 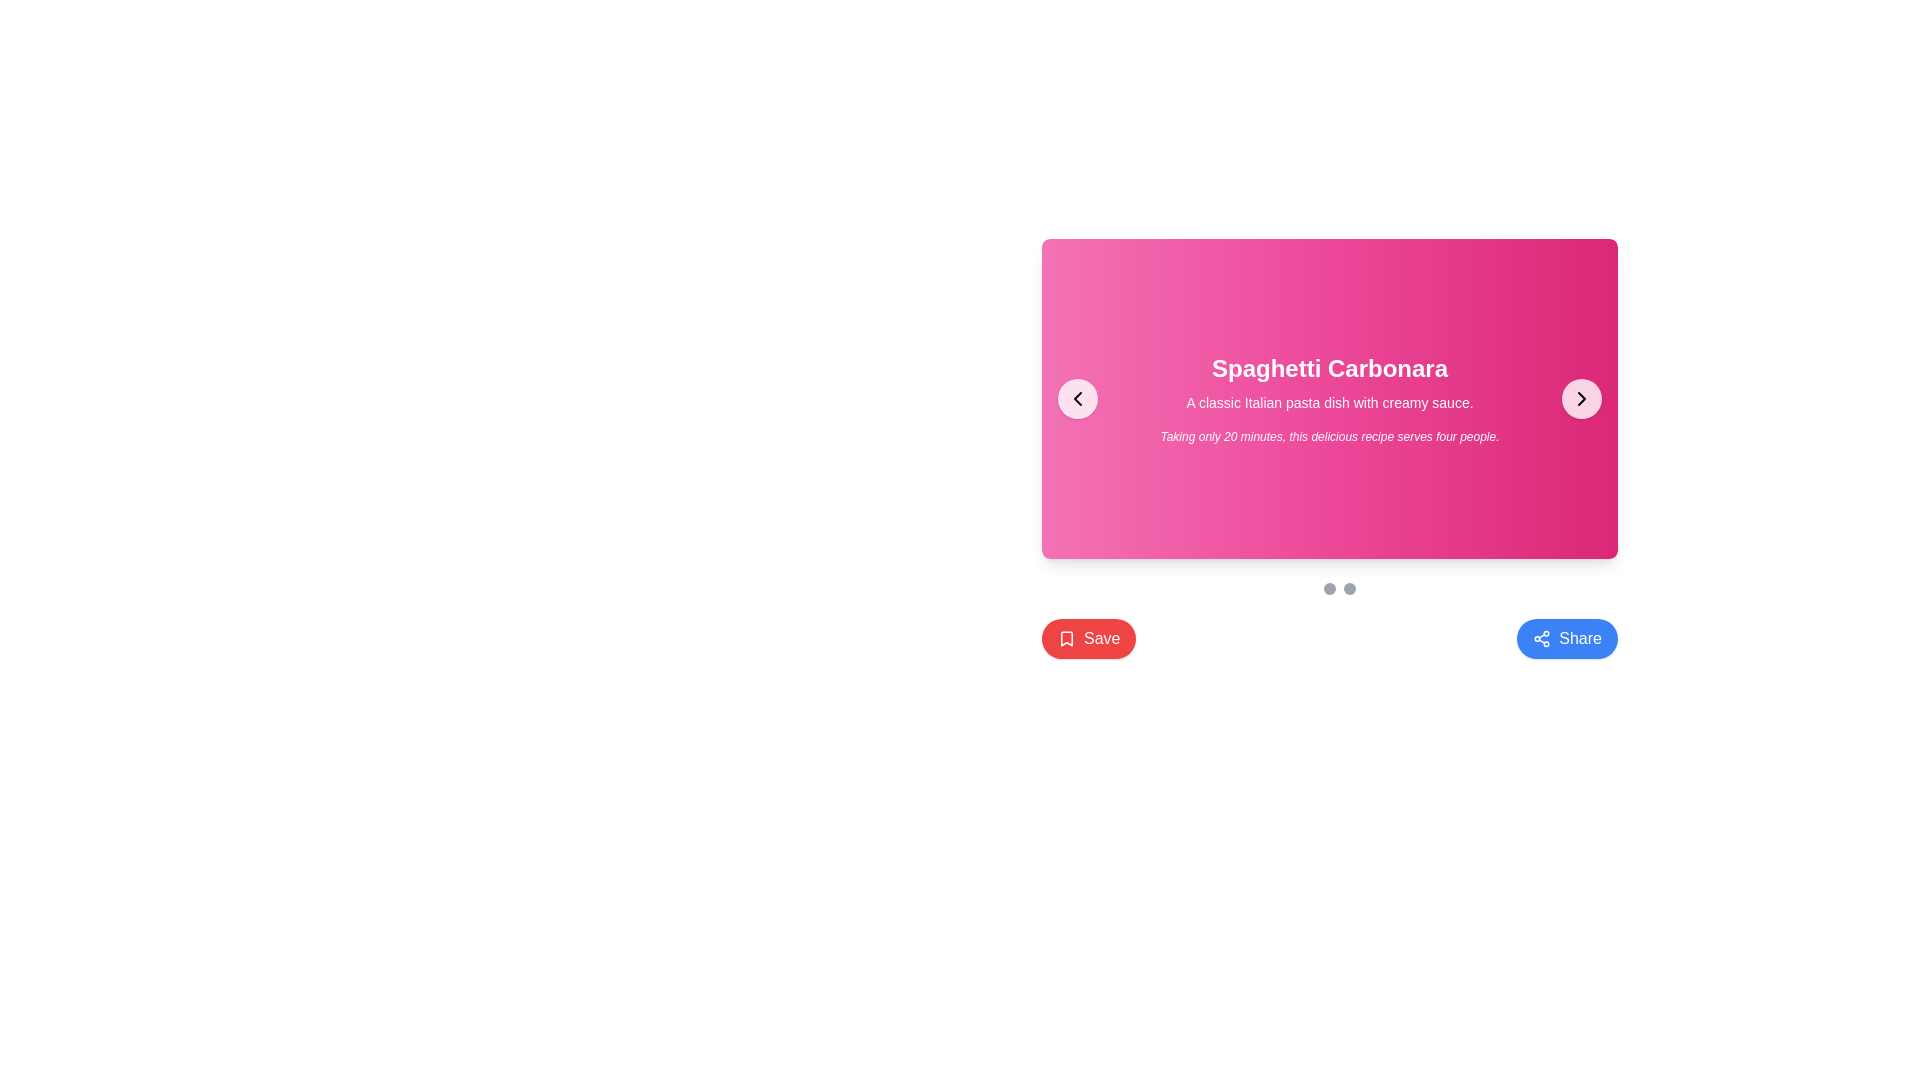 What do you see at coordinates (1329, 588) in the screenshot?
I see `the second pagination dot, which is part of a horizontal group of three dots, to focus` at bounding box center [1329, 588].